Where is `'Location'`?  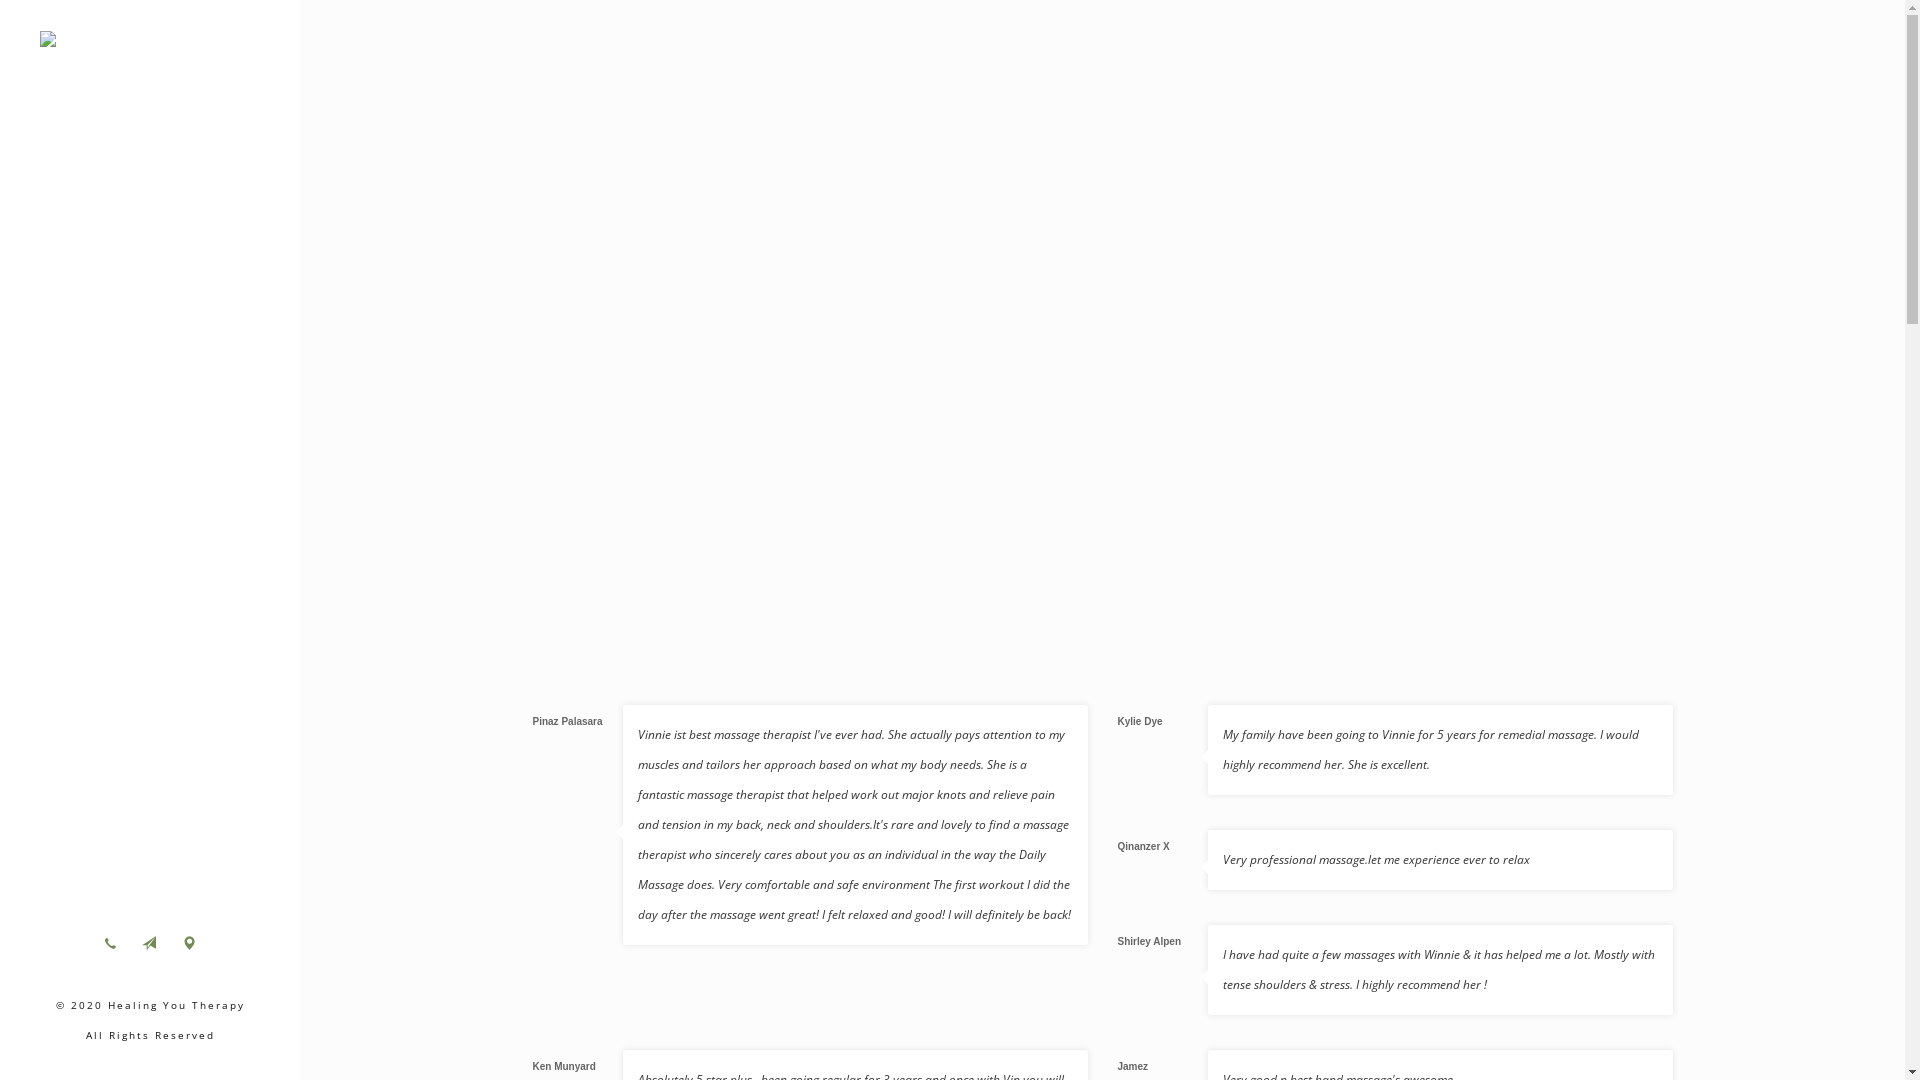 'Location' is located at coordinates (188, 942).